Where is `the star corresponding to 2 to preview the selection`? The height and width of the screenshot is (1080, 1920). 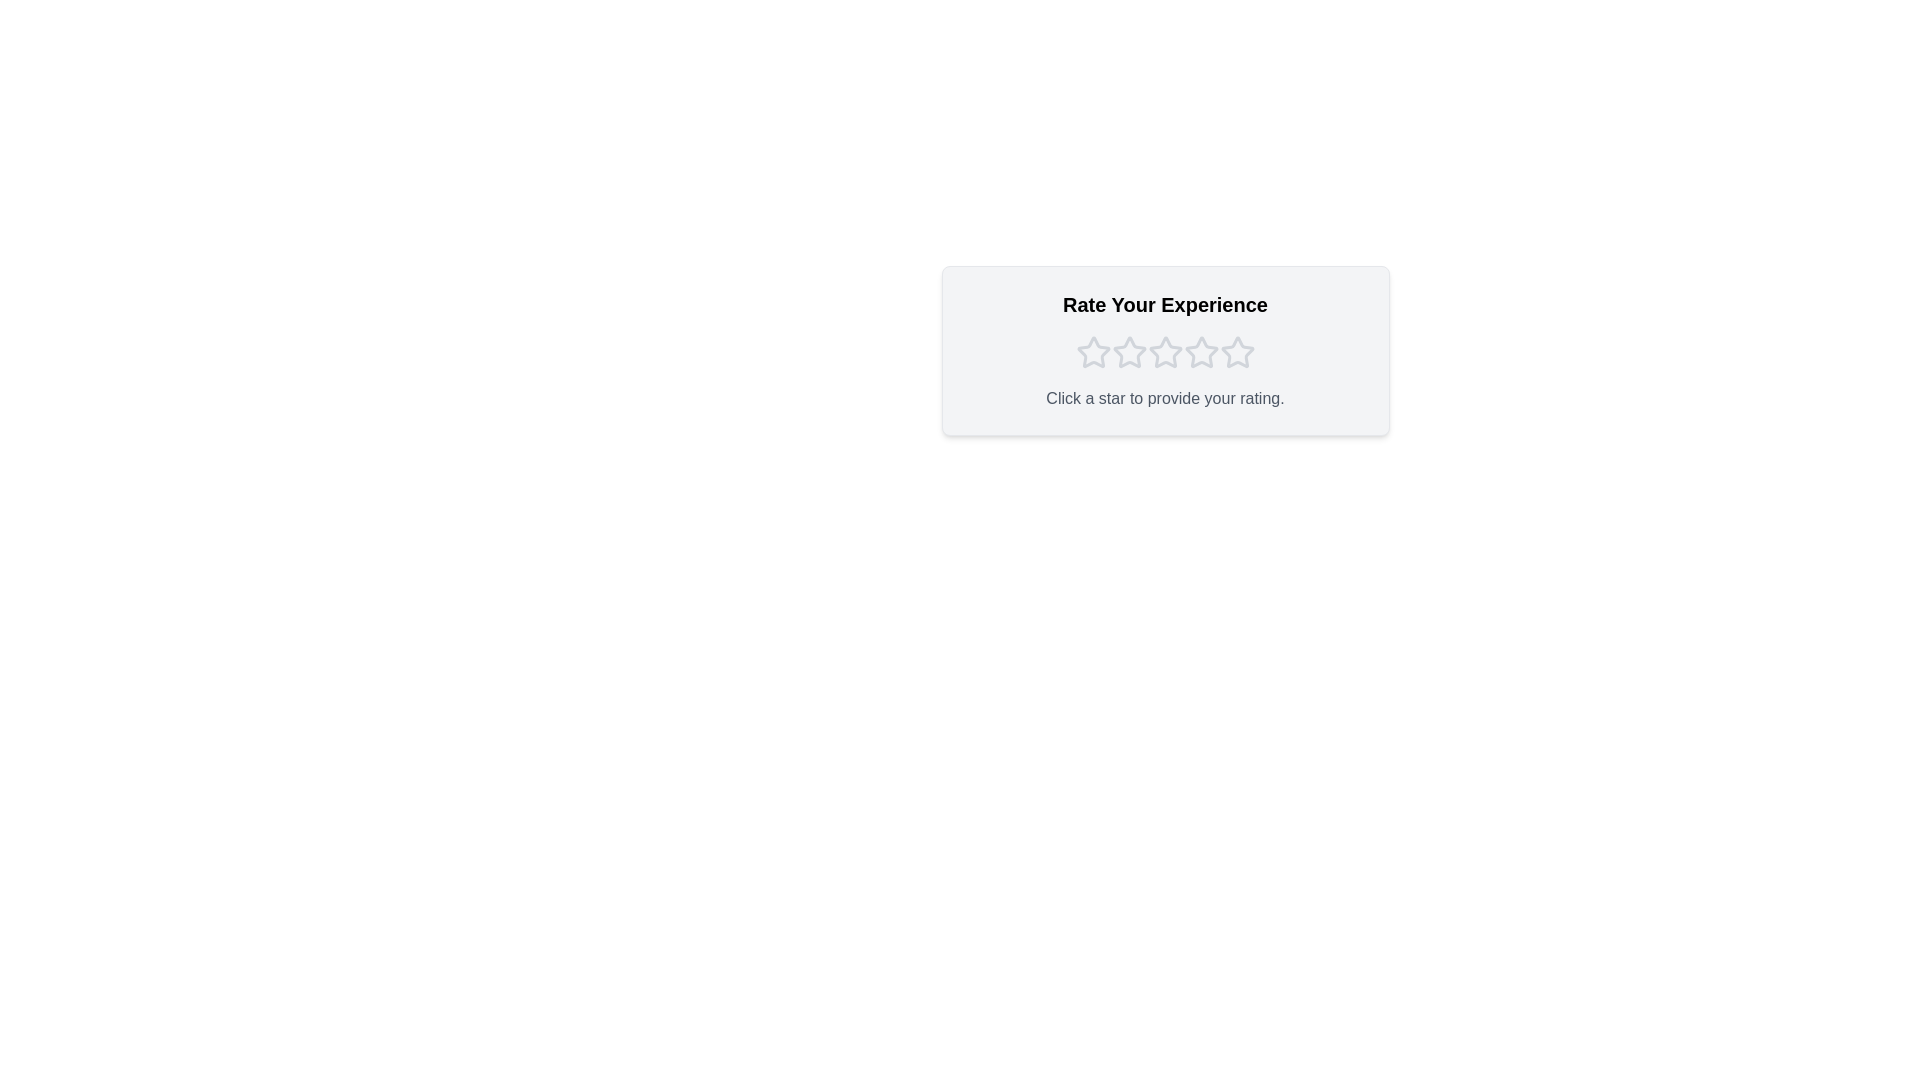 the star corresponding to 2 to preview the selection is located at coordinates (1129, 352).